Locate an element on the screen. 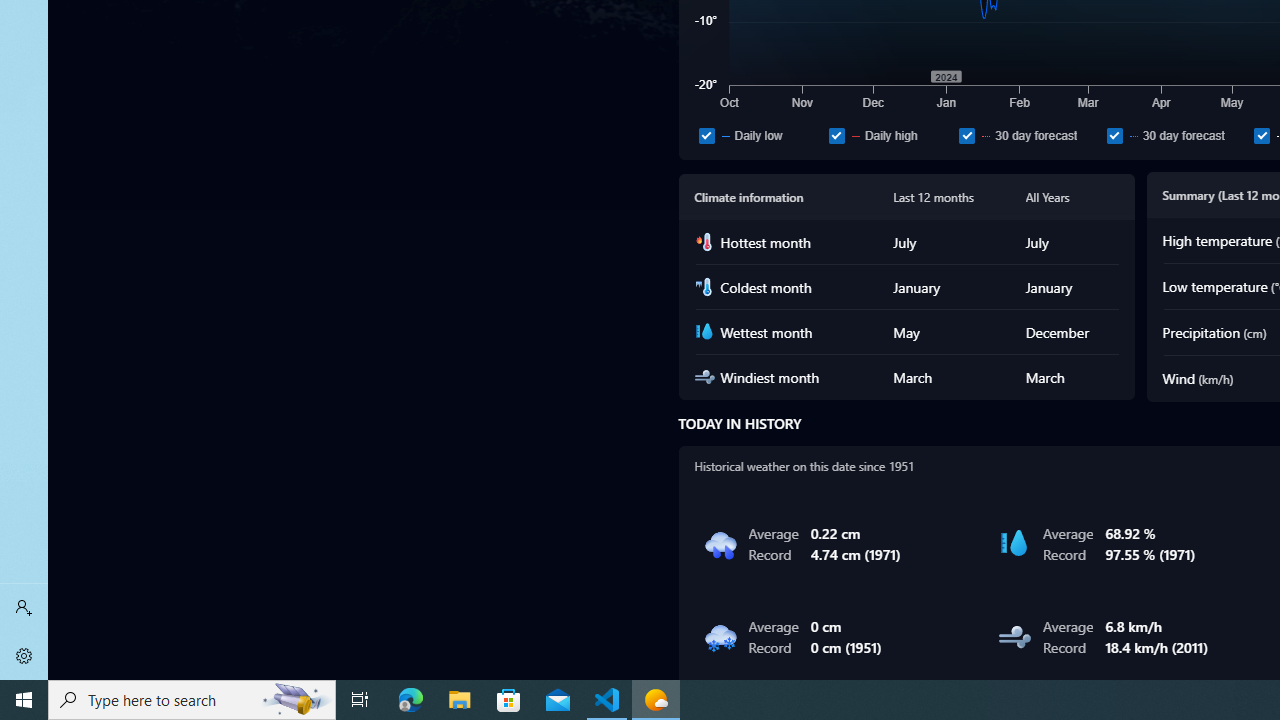 This screenshot has height=720, width=1280. 'Task View' is located at coordinates (359, 698).